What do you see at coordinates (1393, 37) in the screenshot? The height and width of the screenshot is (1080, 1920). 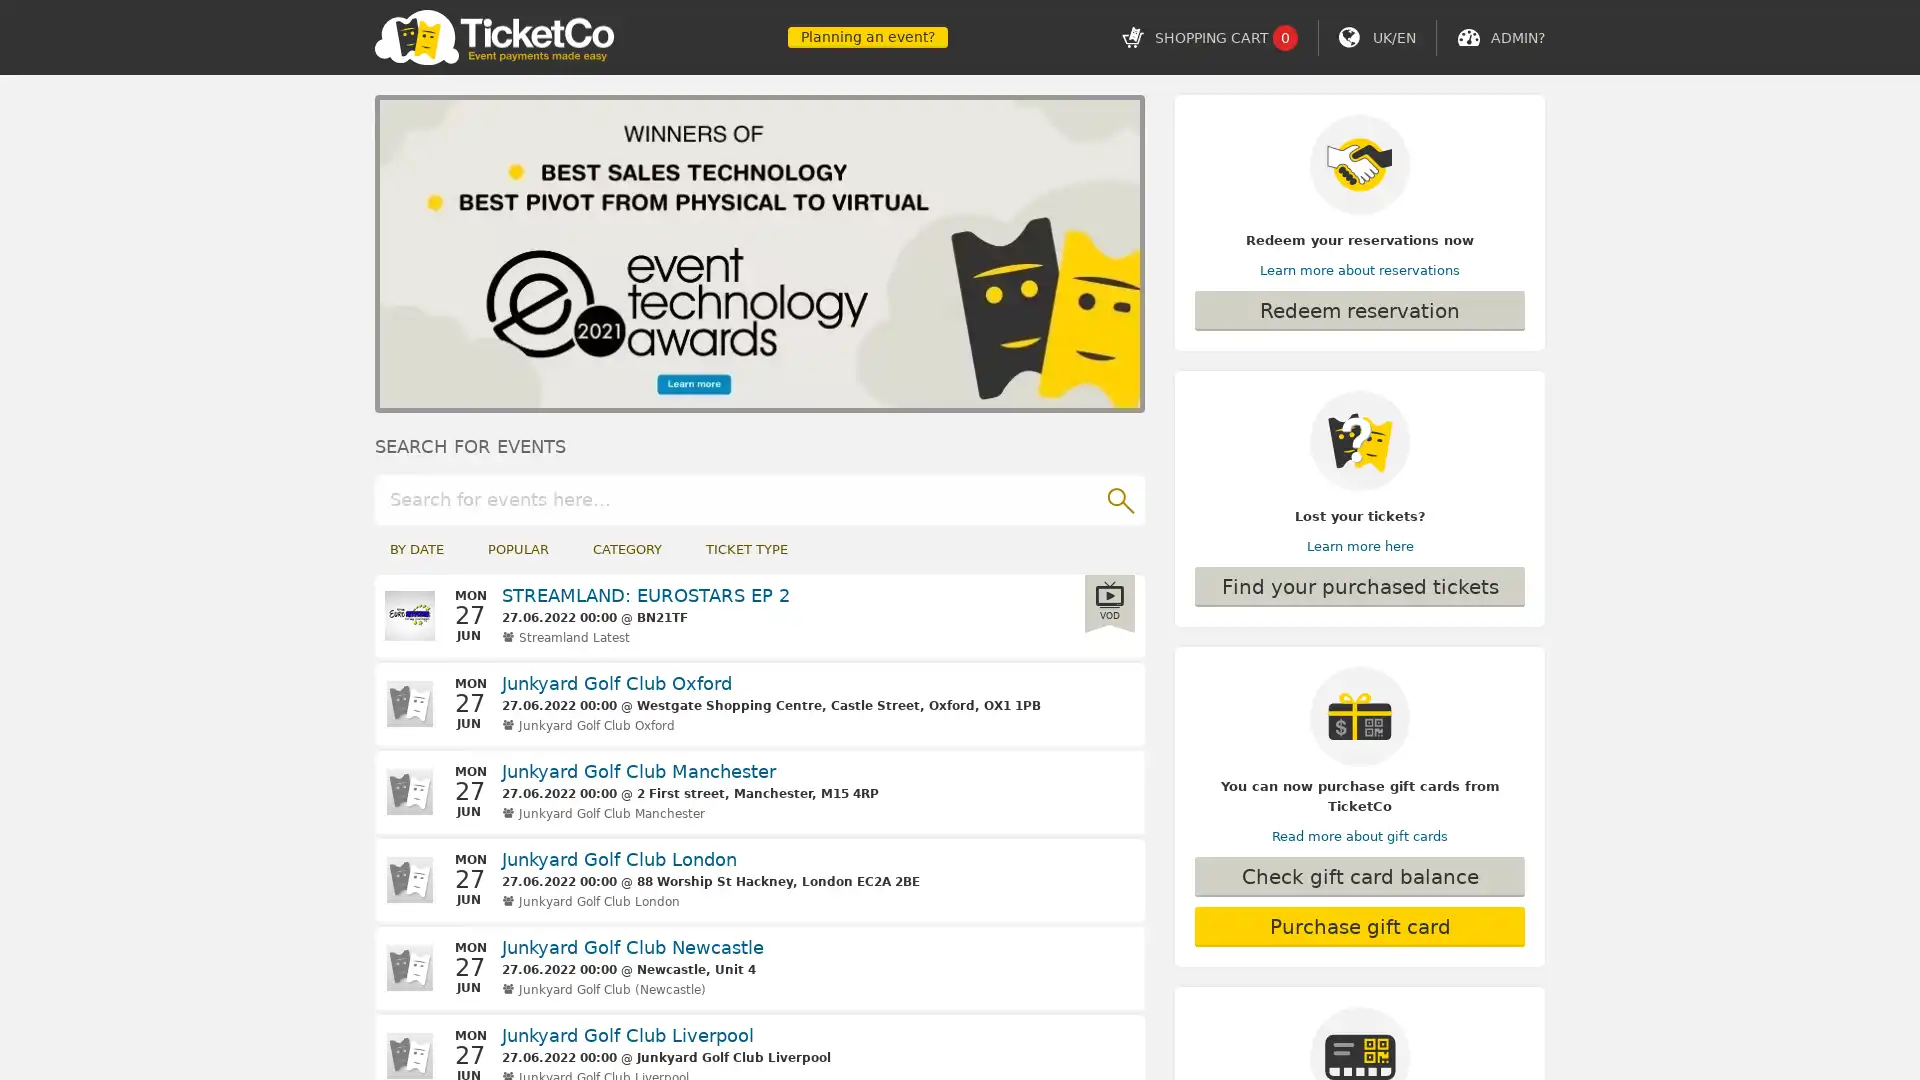 I see `UK/EN` at bounding box center [1393, 37].